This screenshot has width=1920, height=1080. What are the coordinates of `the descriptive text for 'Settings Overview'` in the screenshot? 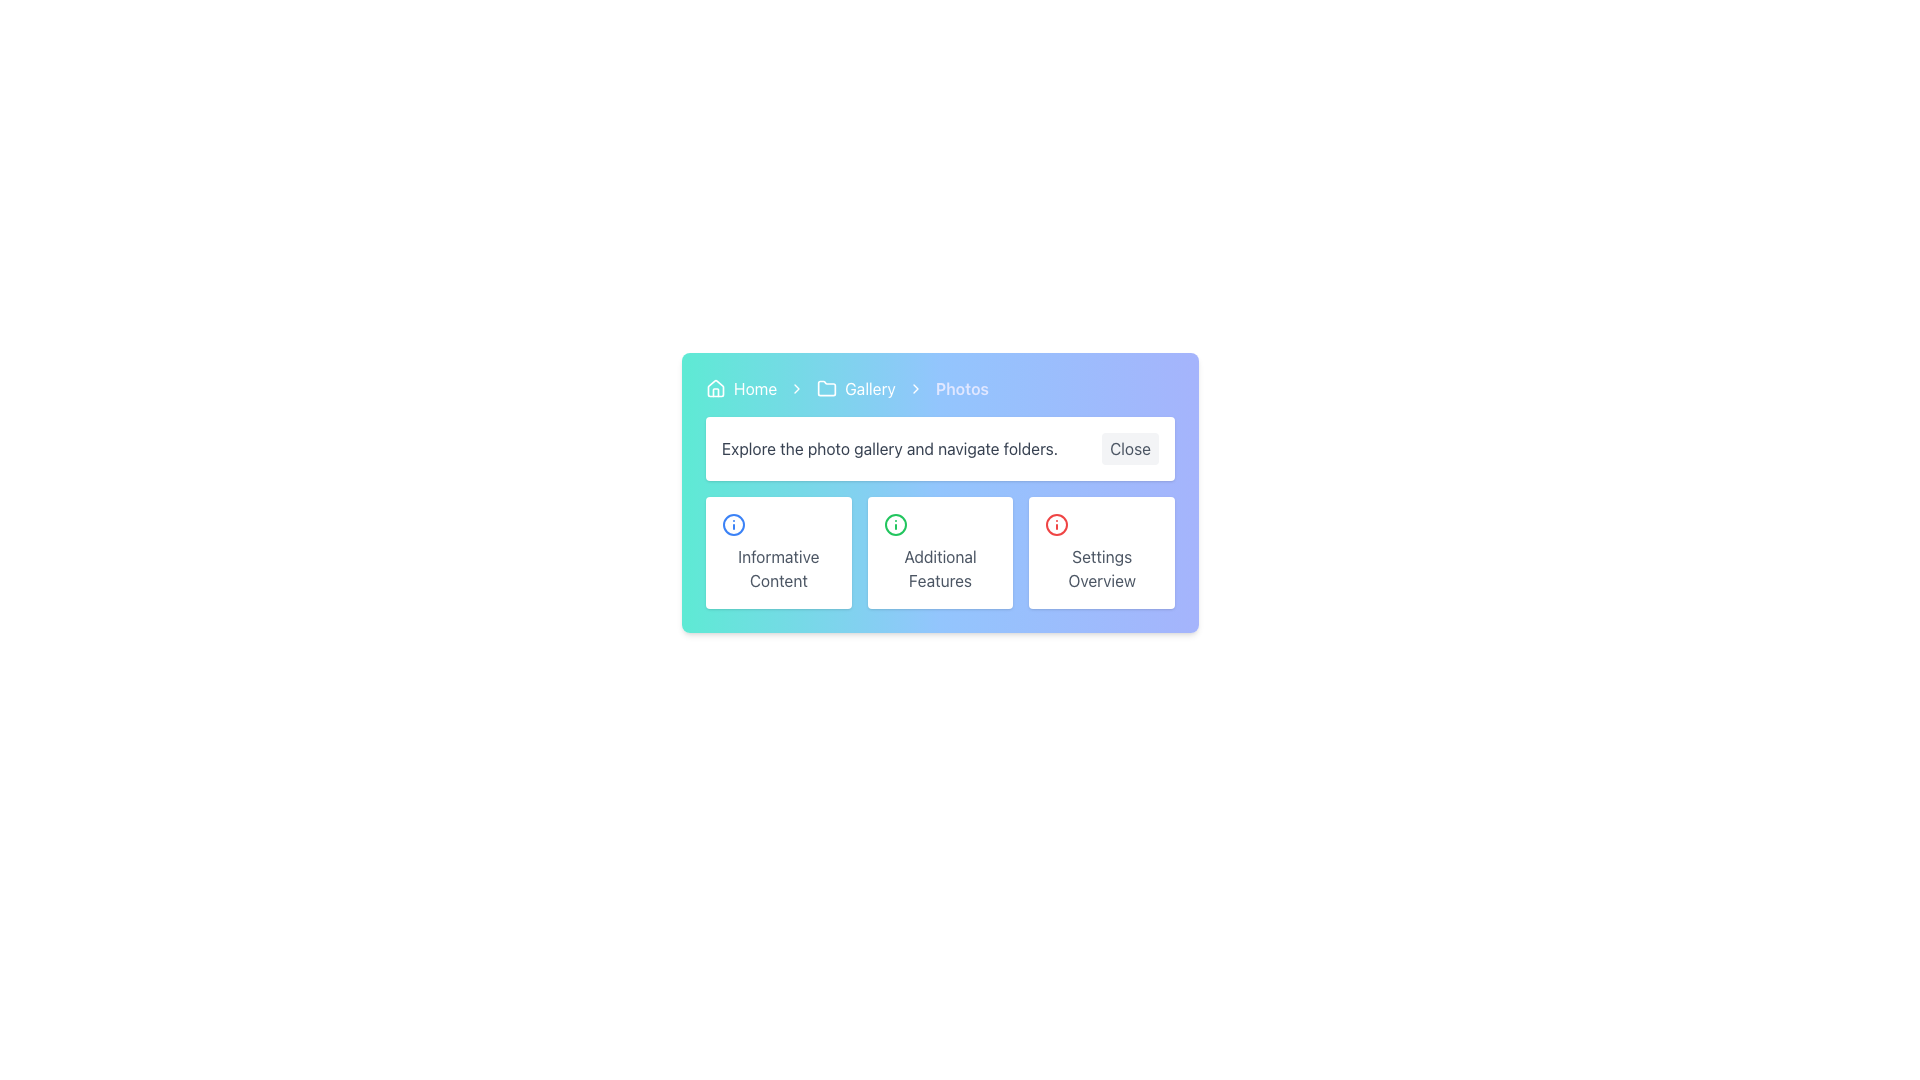 It's located at (1101, 569).